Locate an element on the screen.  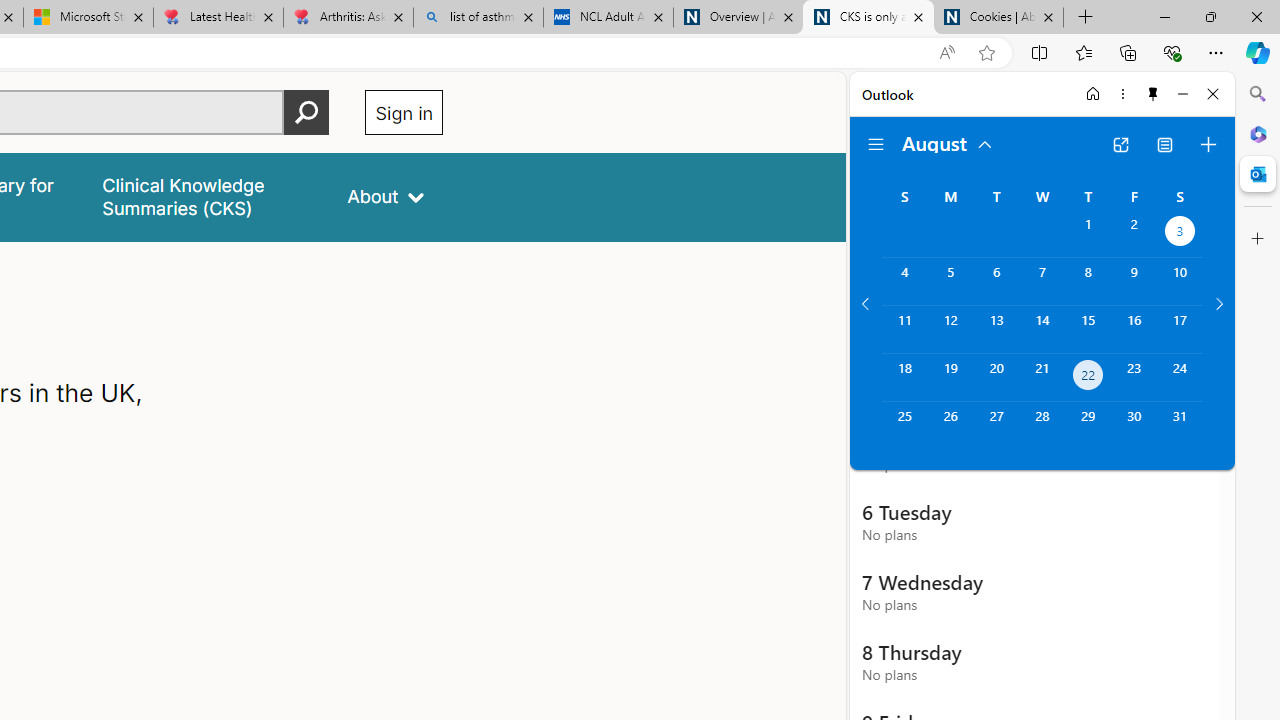
'Friday, August 30, 2024. ' is located at coordinates (1134, 424).